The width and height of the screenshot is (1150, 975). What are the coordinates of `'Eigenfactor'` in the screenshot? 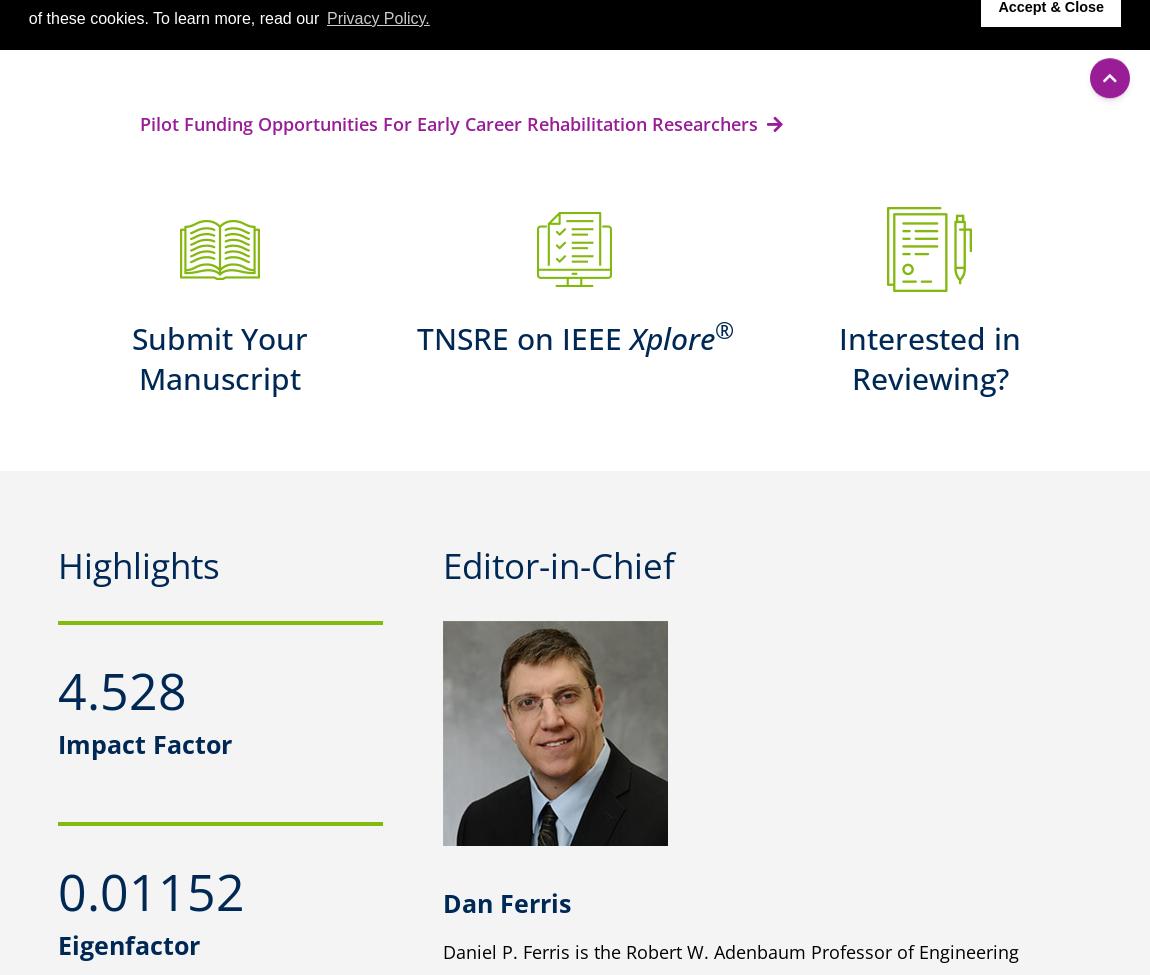 It's located at (126, 943).